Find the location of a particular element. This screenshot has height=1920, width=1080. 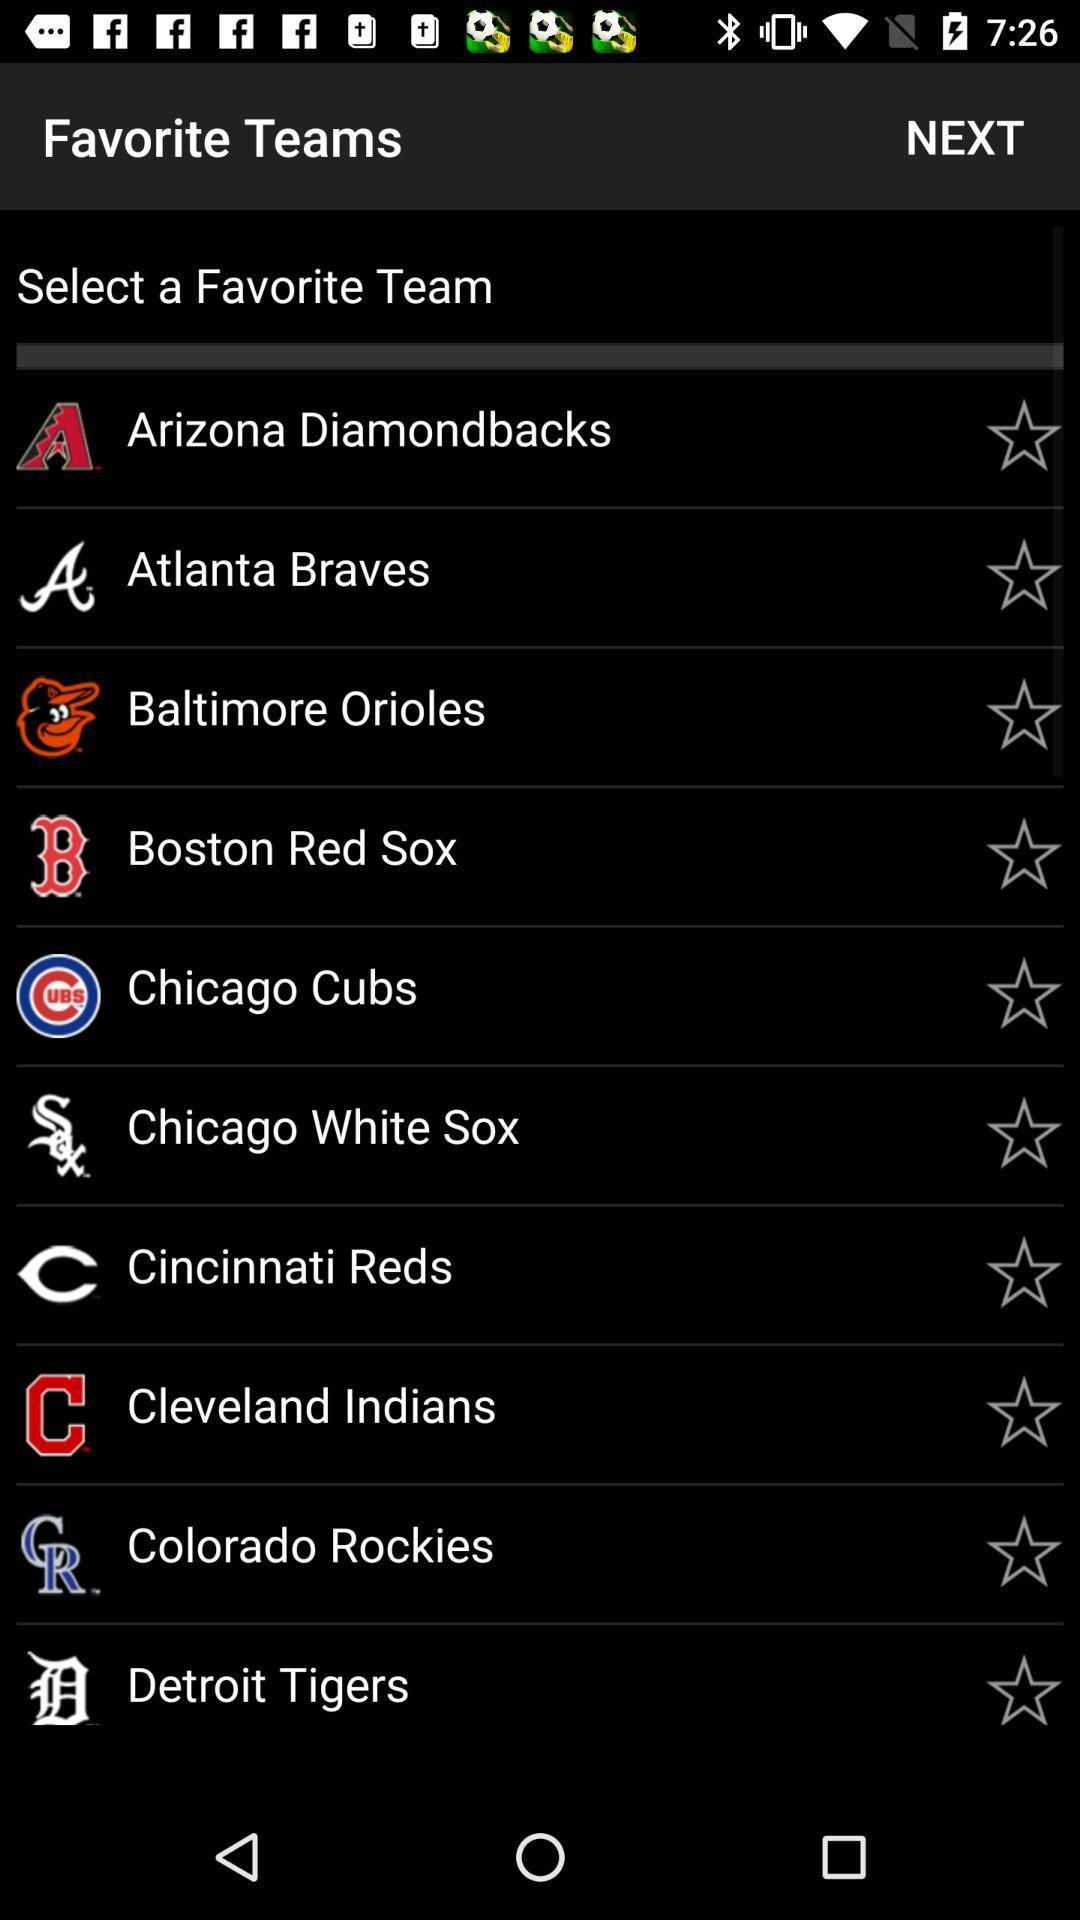

next item is located at coordinates (963, 135).